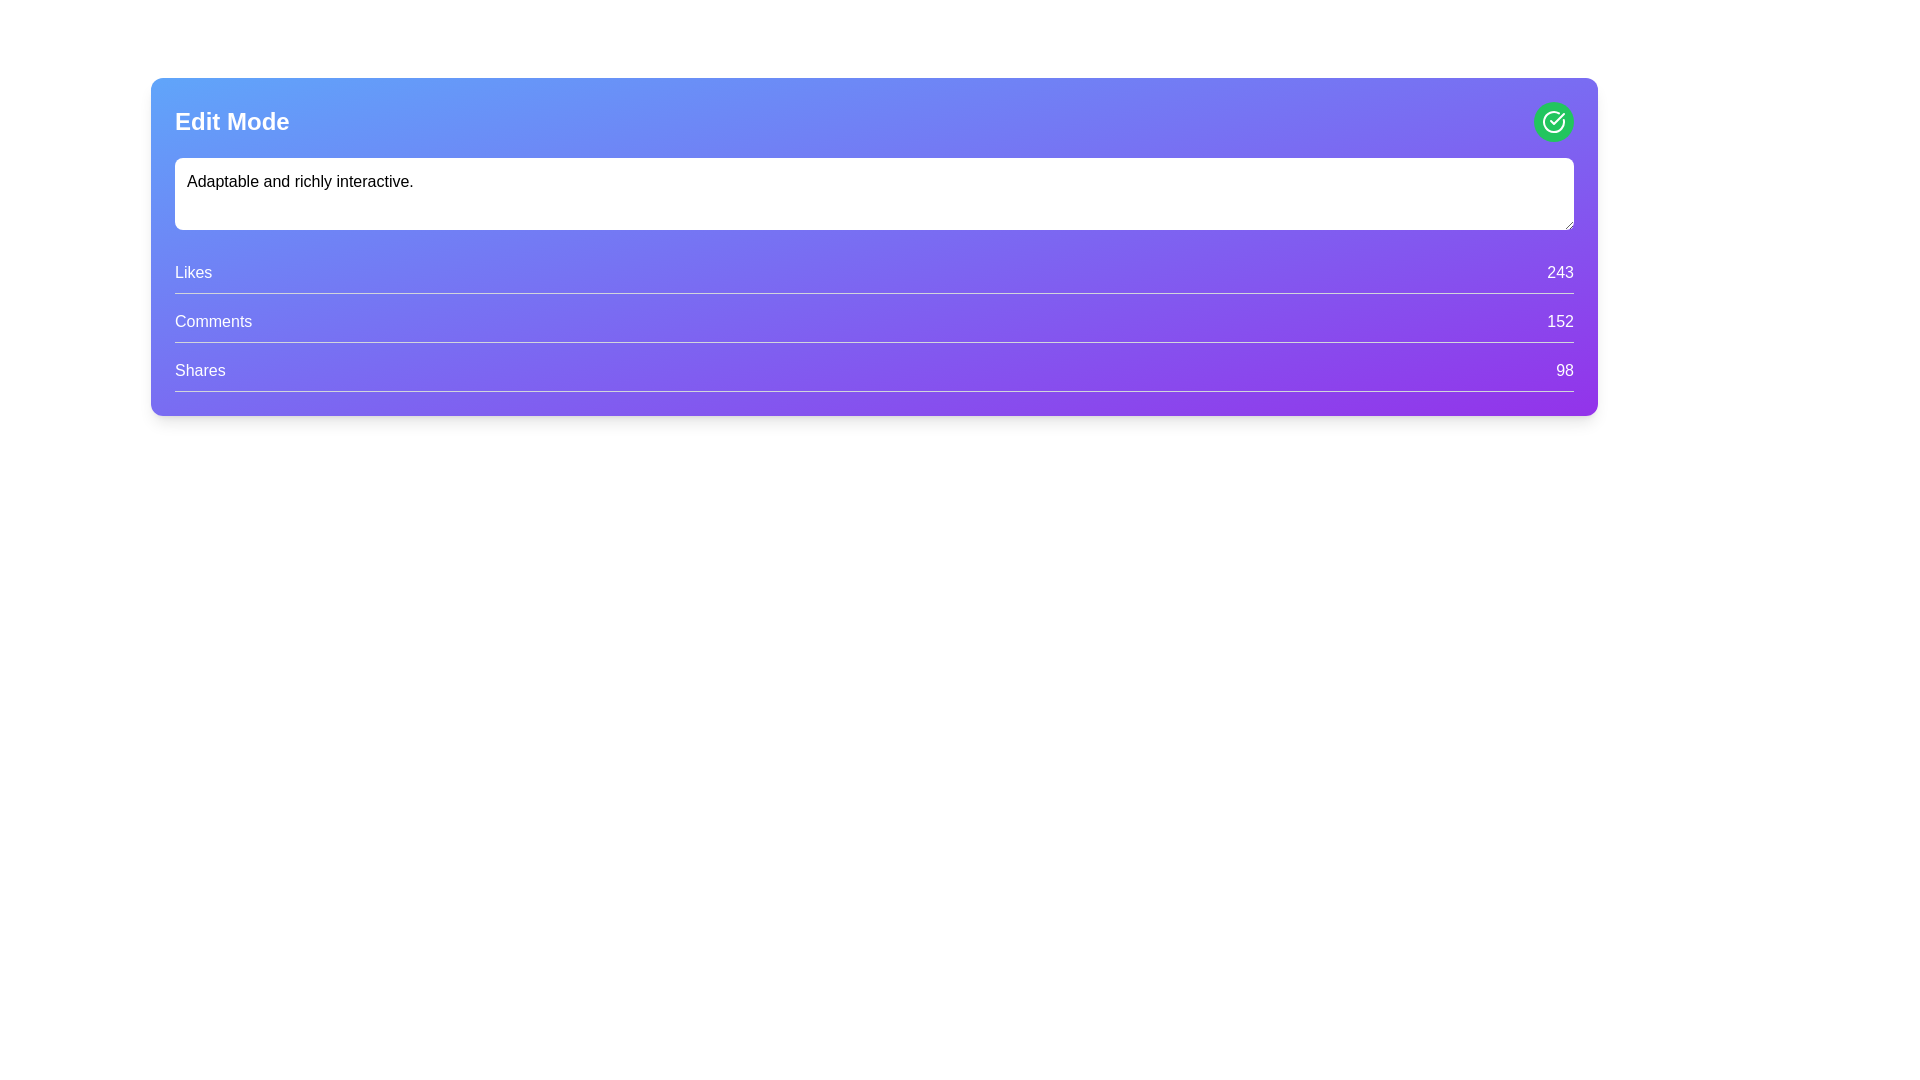 This screenshot has height=1080, width=1920. What do you see at coordinates (1556, 119) in the screenshot?
I see `the SVG checkmark icon within the circular outline located in the top-right corner of the card-like component` at bounding box center [1556, 119].